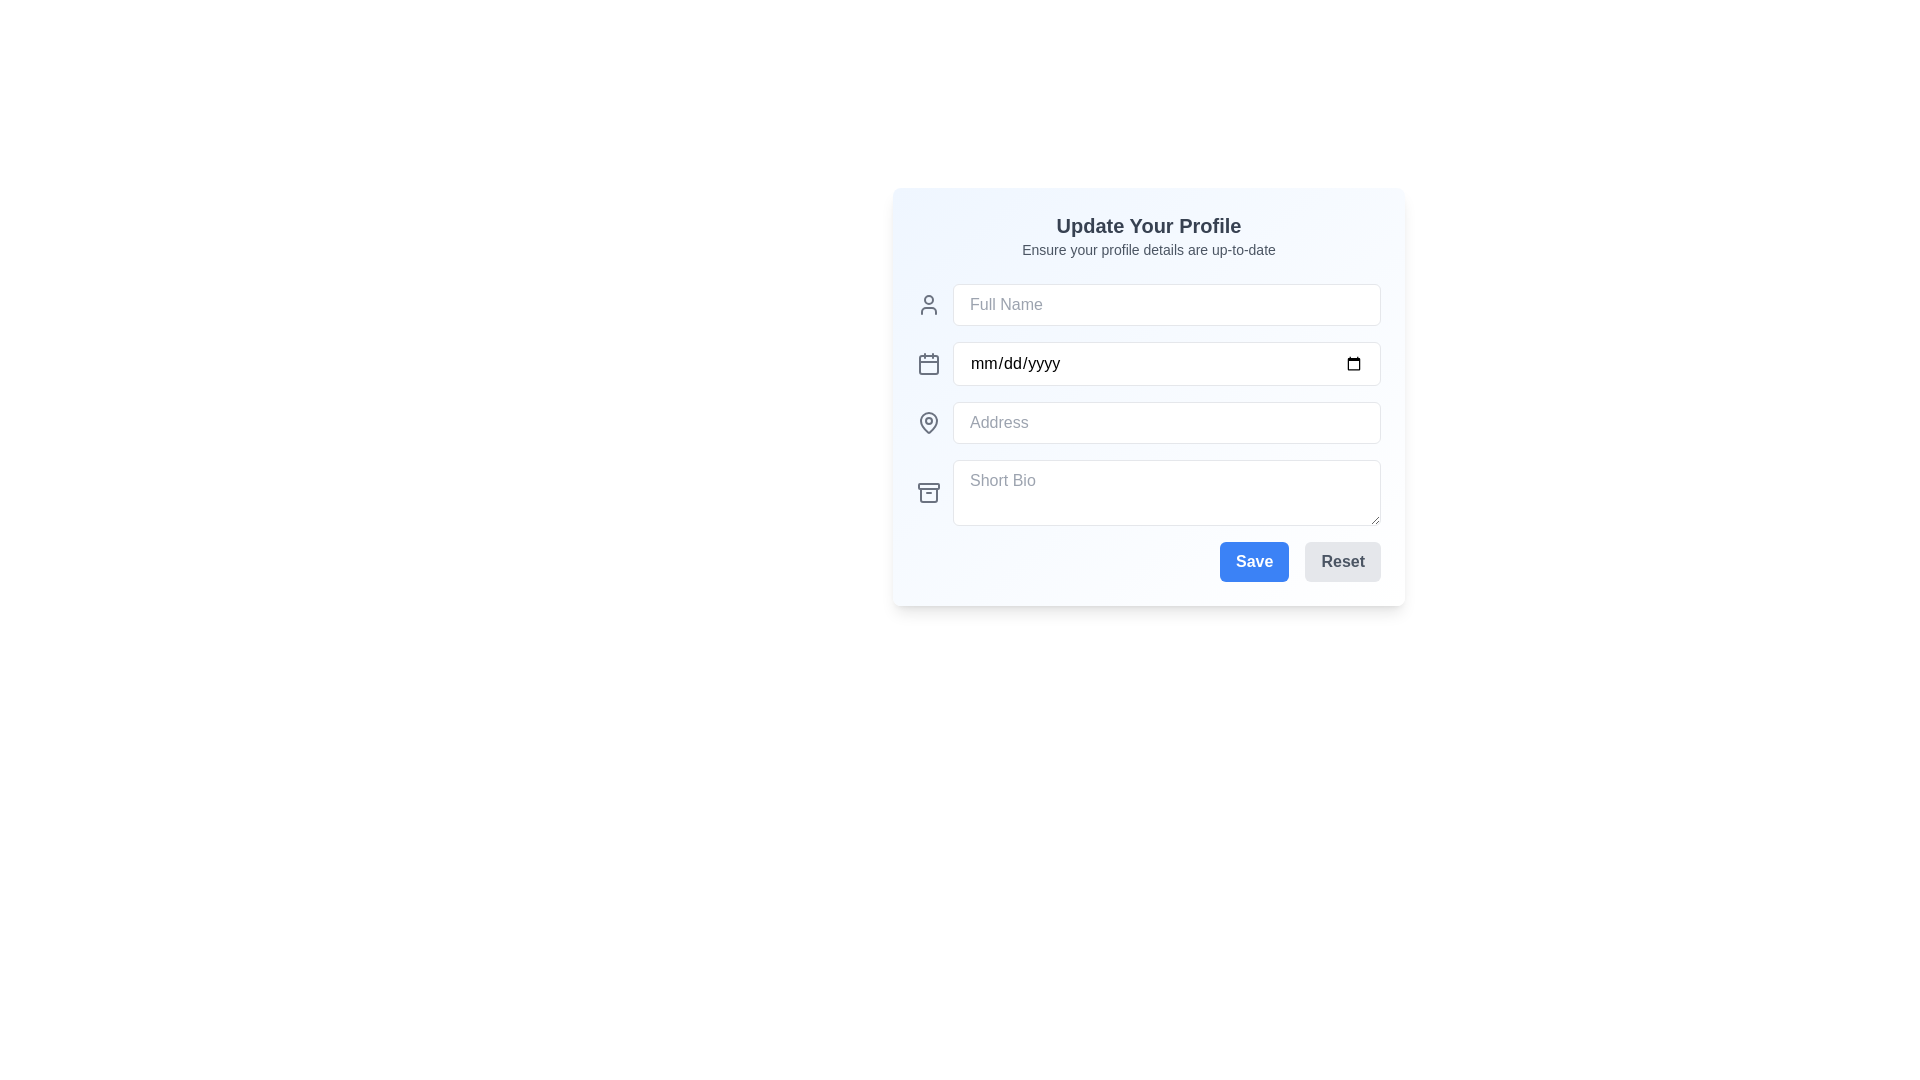 The width and height of the screenshot is (1920, 1080). I want to click on the address input field located in the 'Update Your Profile' section, which is positioned between the 'Date of Birth' and 'Short Bio' fields, so click(1148, 431).